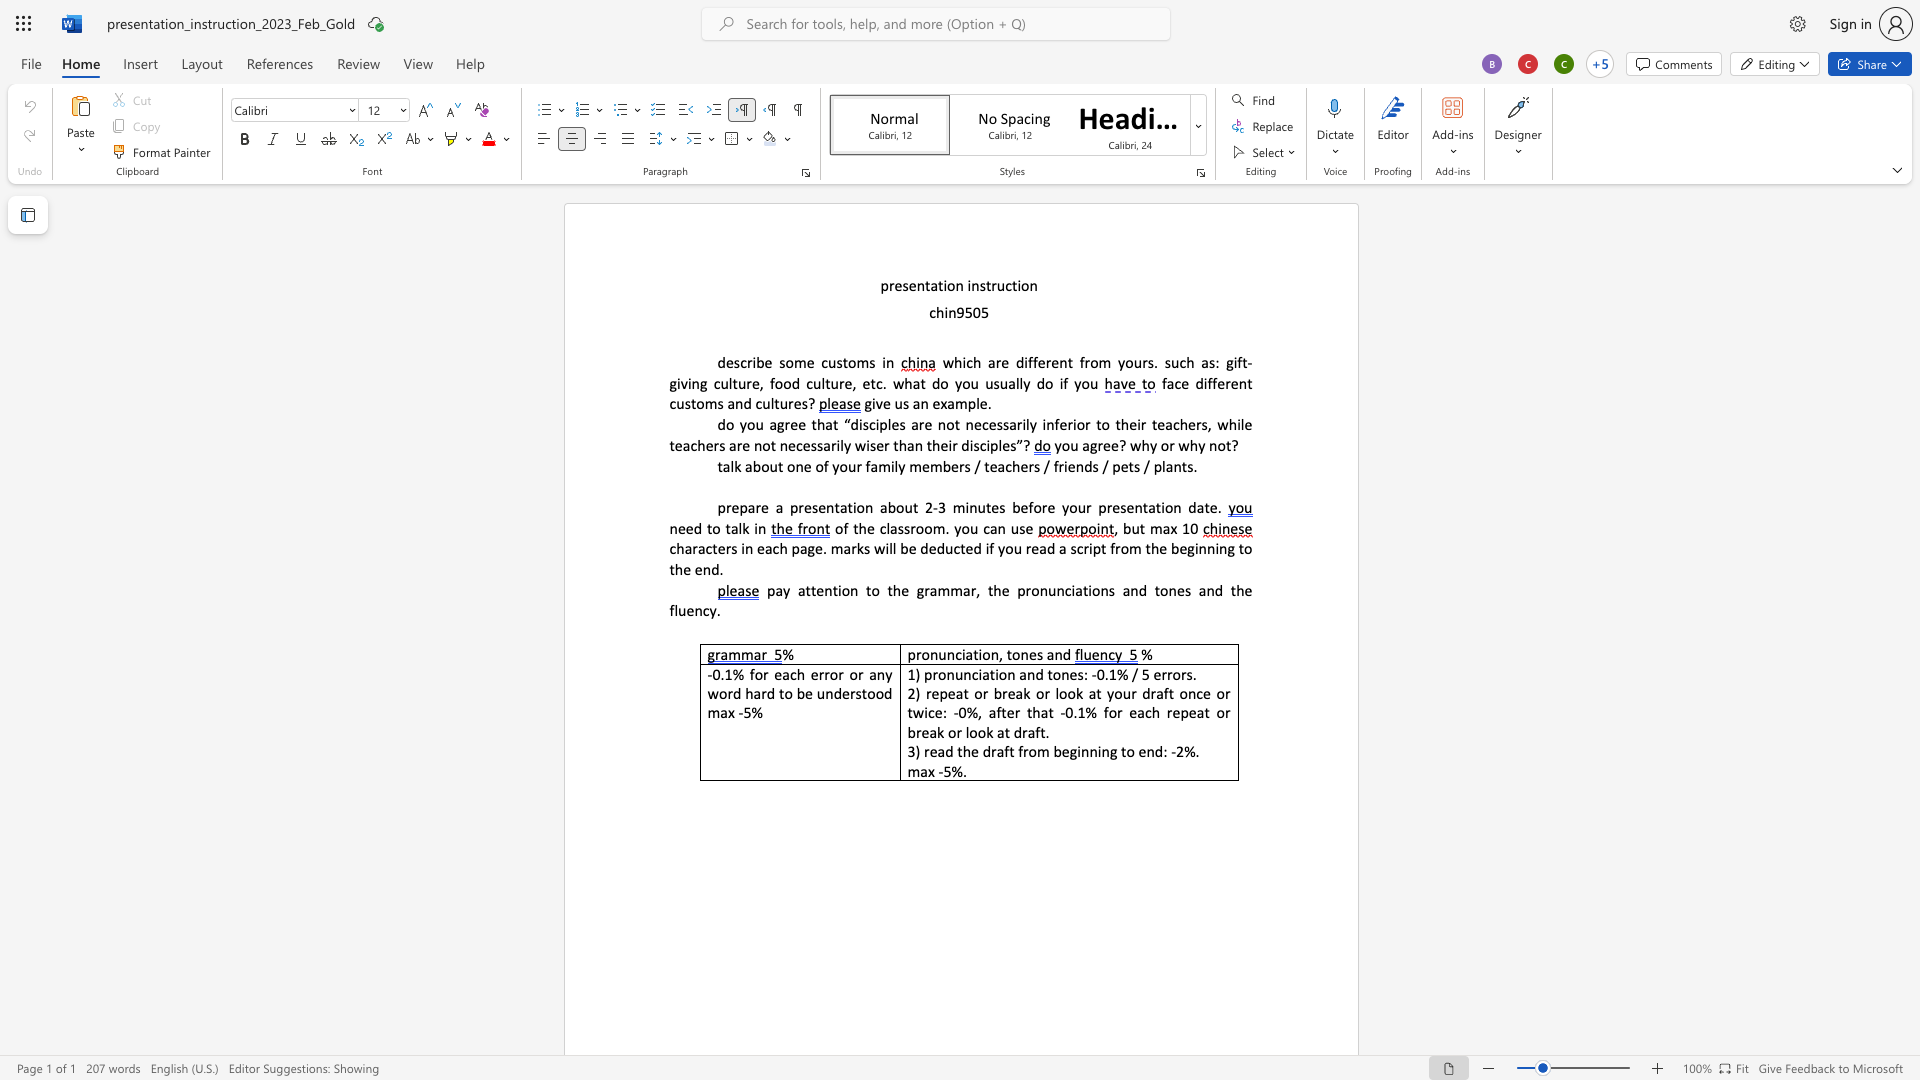 This screenshot has width=1920, height=1080. I want to click on the space between the continuous character "a" and "t" in the text, so click(936, 285).